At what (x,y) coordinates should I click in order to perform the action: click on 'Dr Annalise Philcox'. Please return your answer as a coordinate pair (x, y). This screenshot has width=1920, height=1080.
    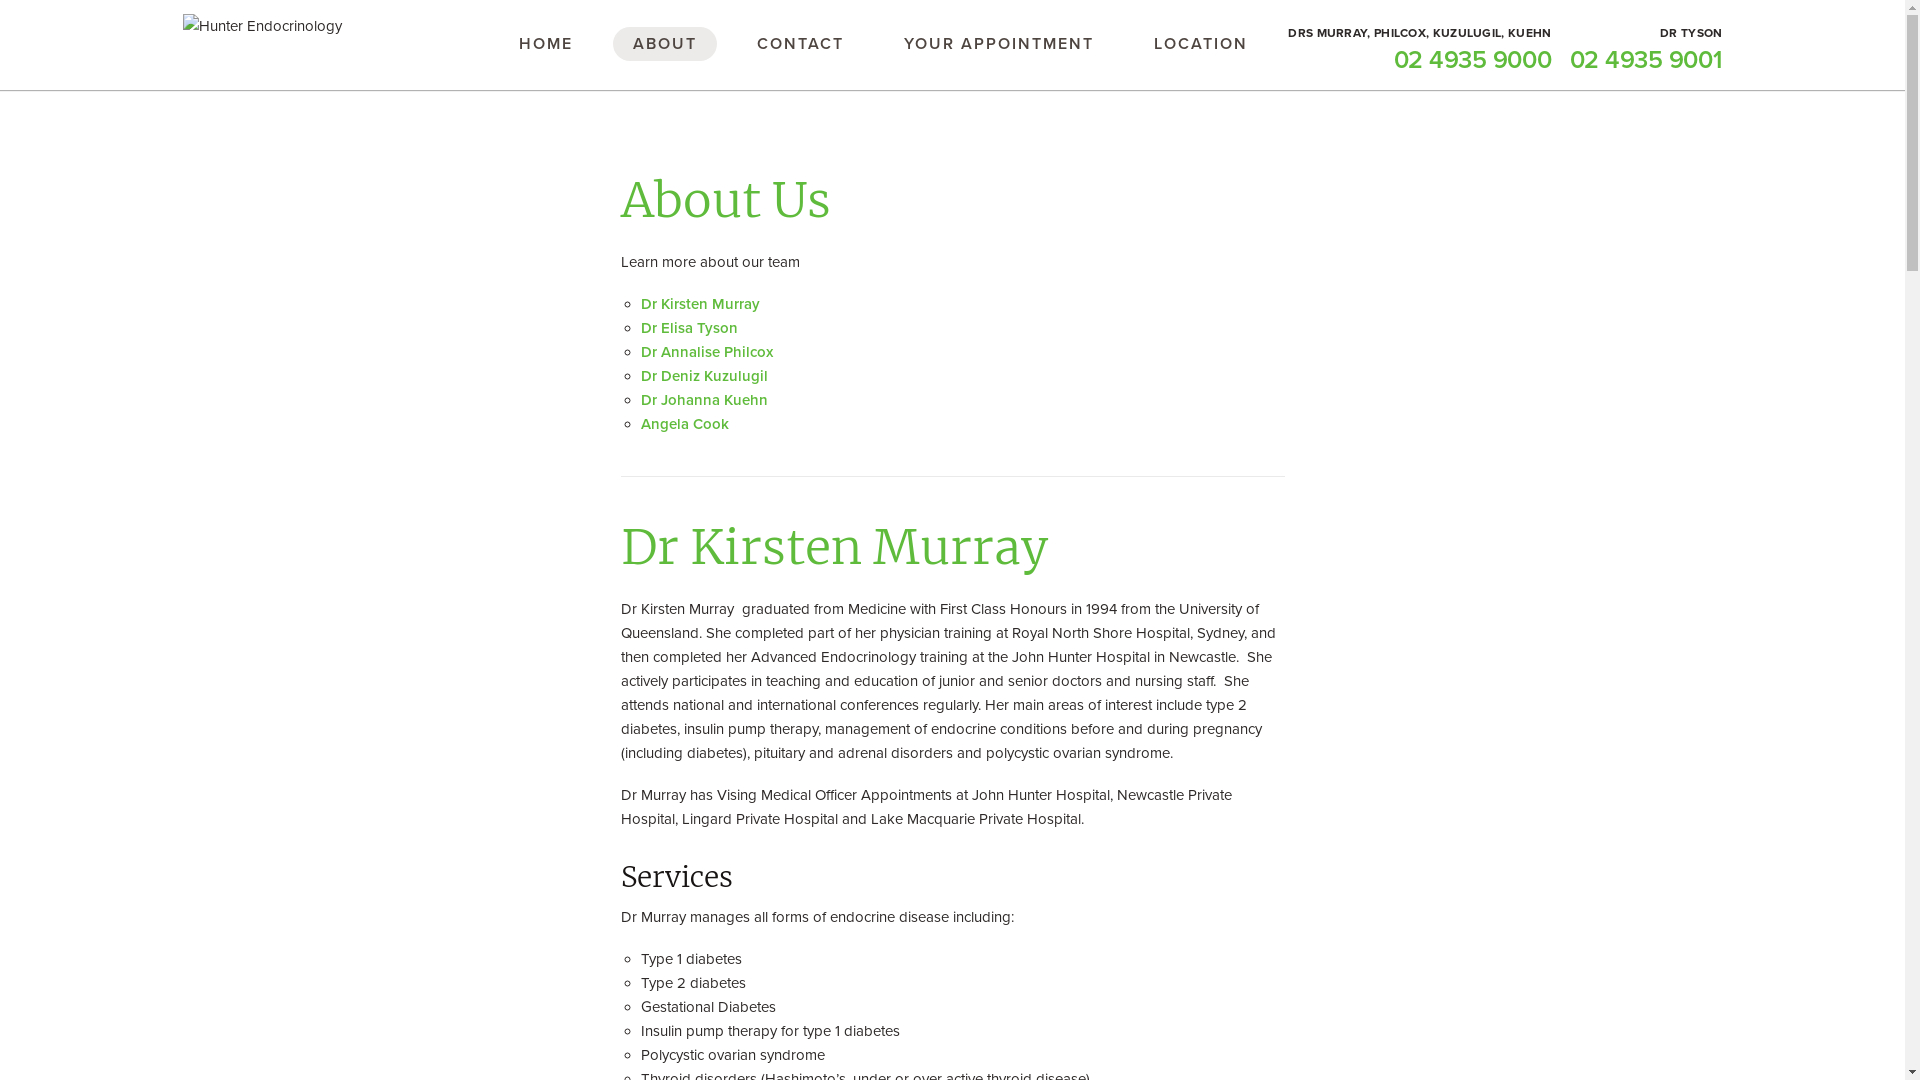
    Looking at the image, I should click on (705, 350).